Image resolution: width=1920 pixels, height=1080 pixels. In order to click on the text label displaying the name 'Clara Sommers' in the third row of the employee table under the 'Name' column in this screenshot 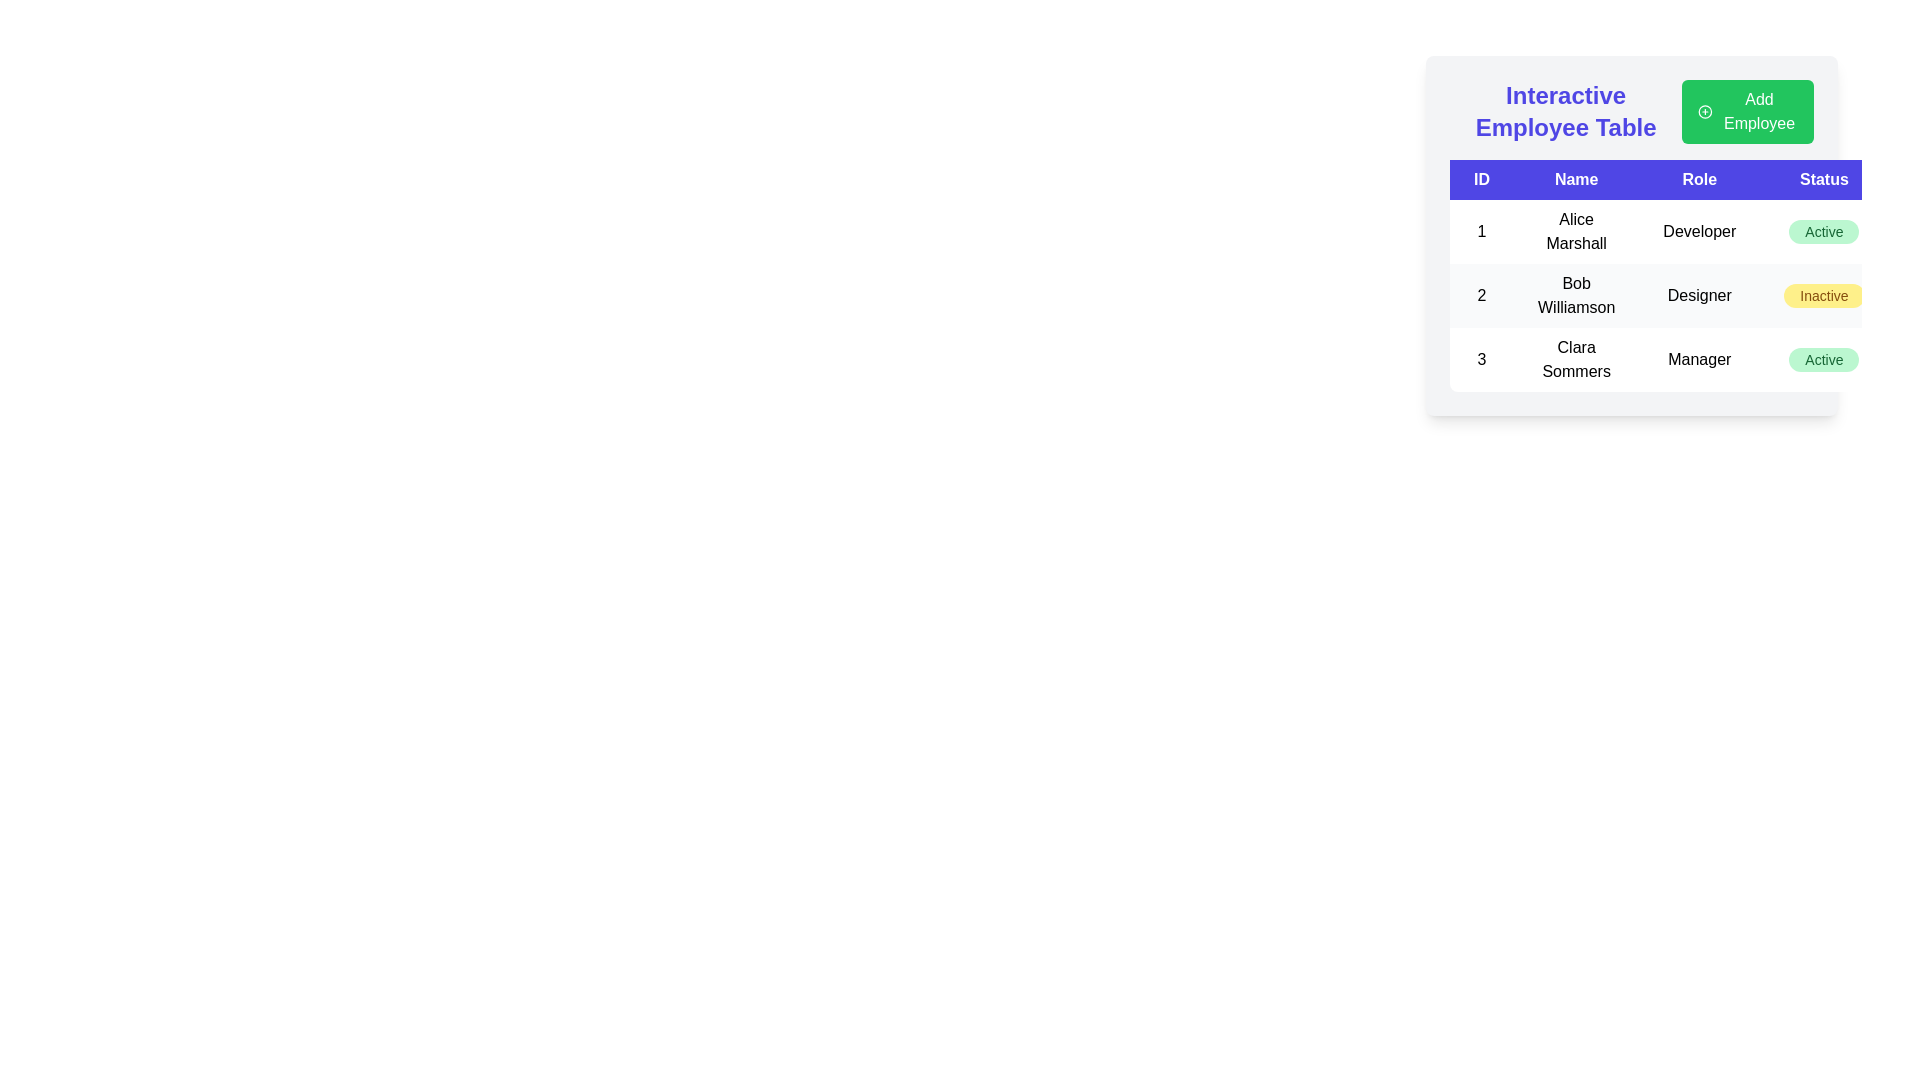, I will do `click(1575, 358)`.